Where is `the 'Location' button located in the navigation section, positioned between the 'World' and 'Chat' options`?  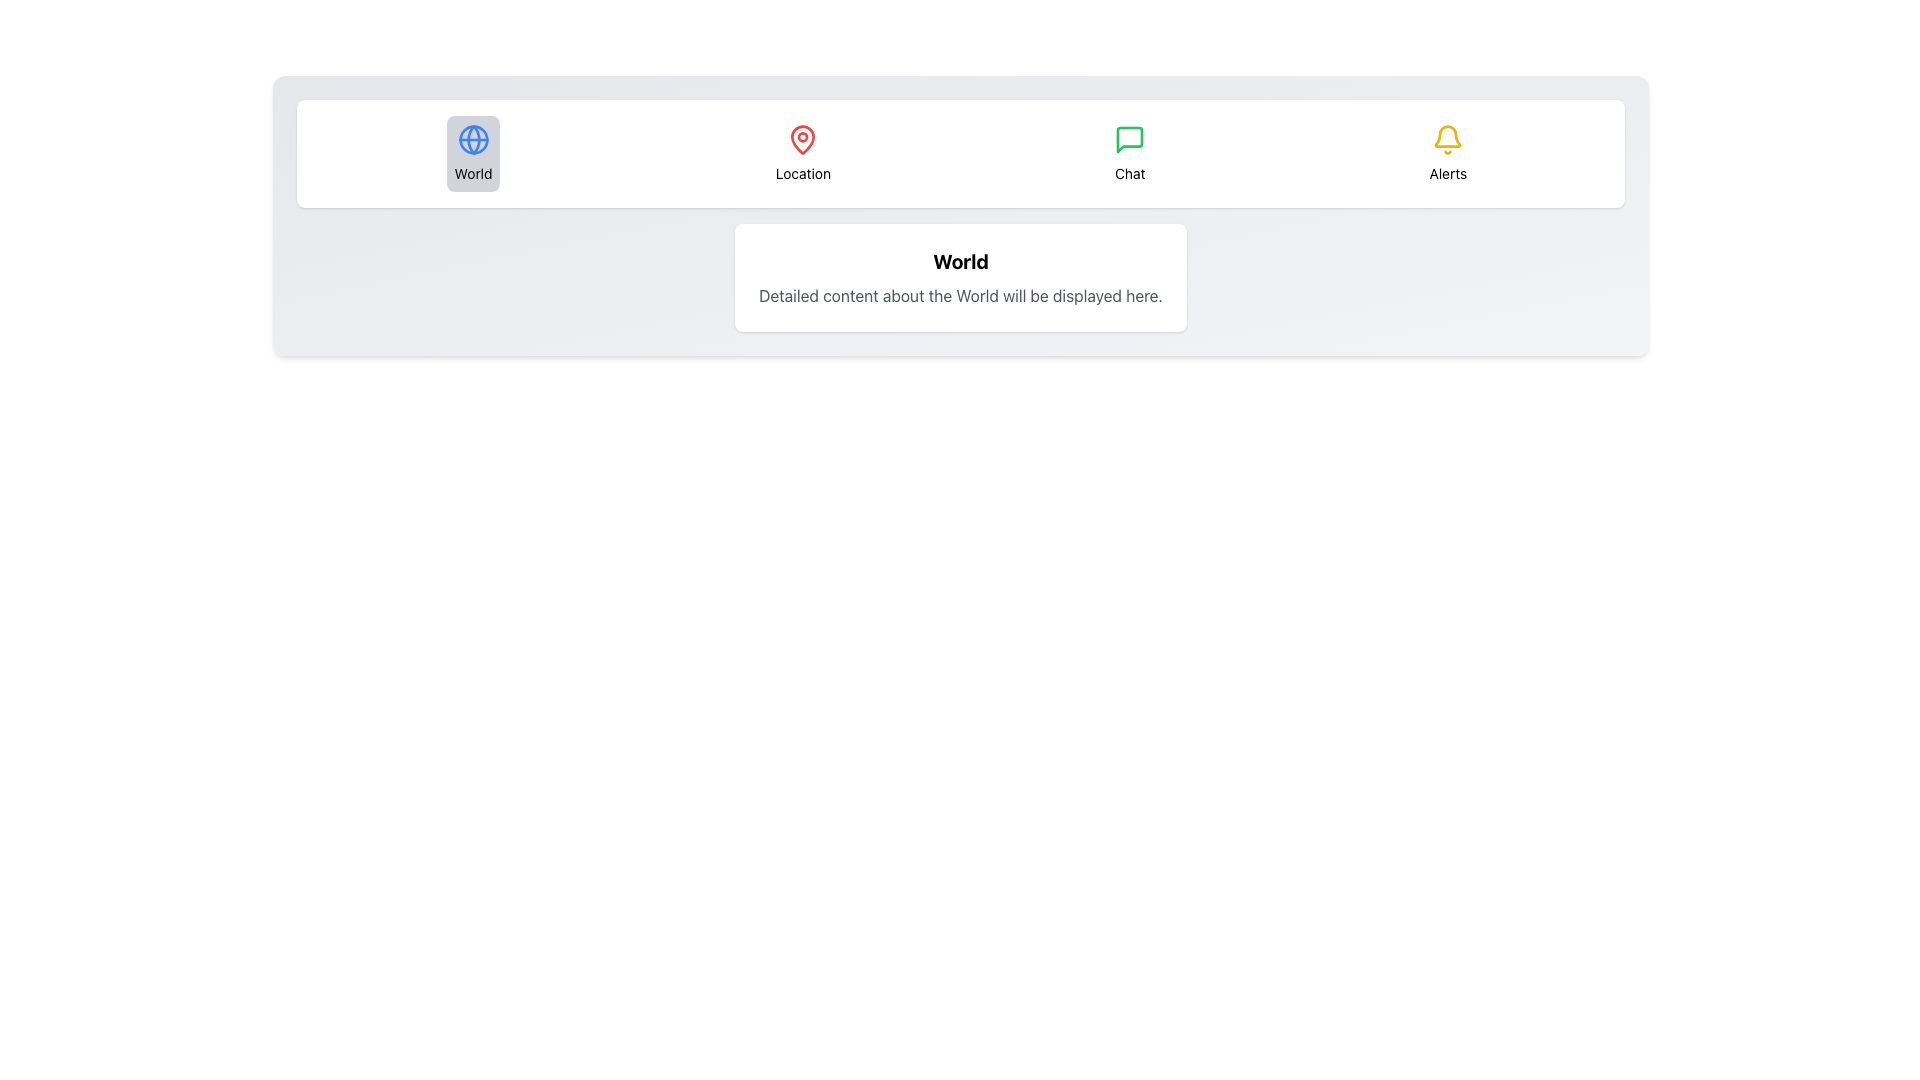
the 'Location' button located in the navigation section, positioned between the 'World' and 'Chat' options is located at coordinates (802, 153).